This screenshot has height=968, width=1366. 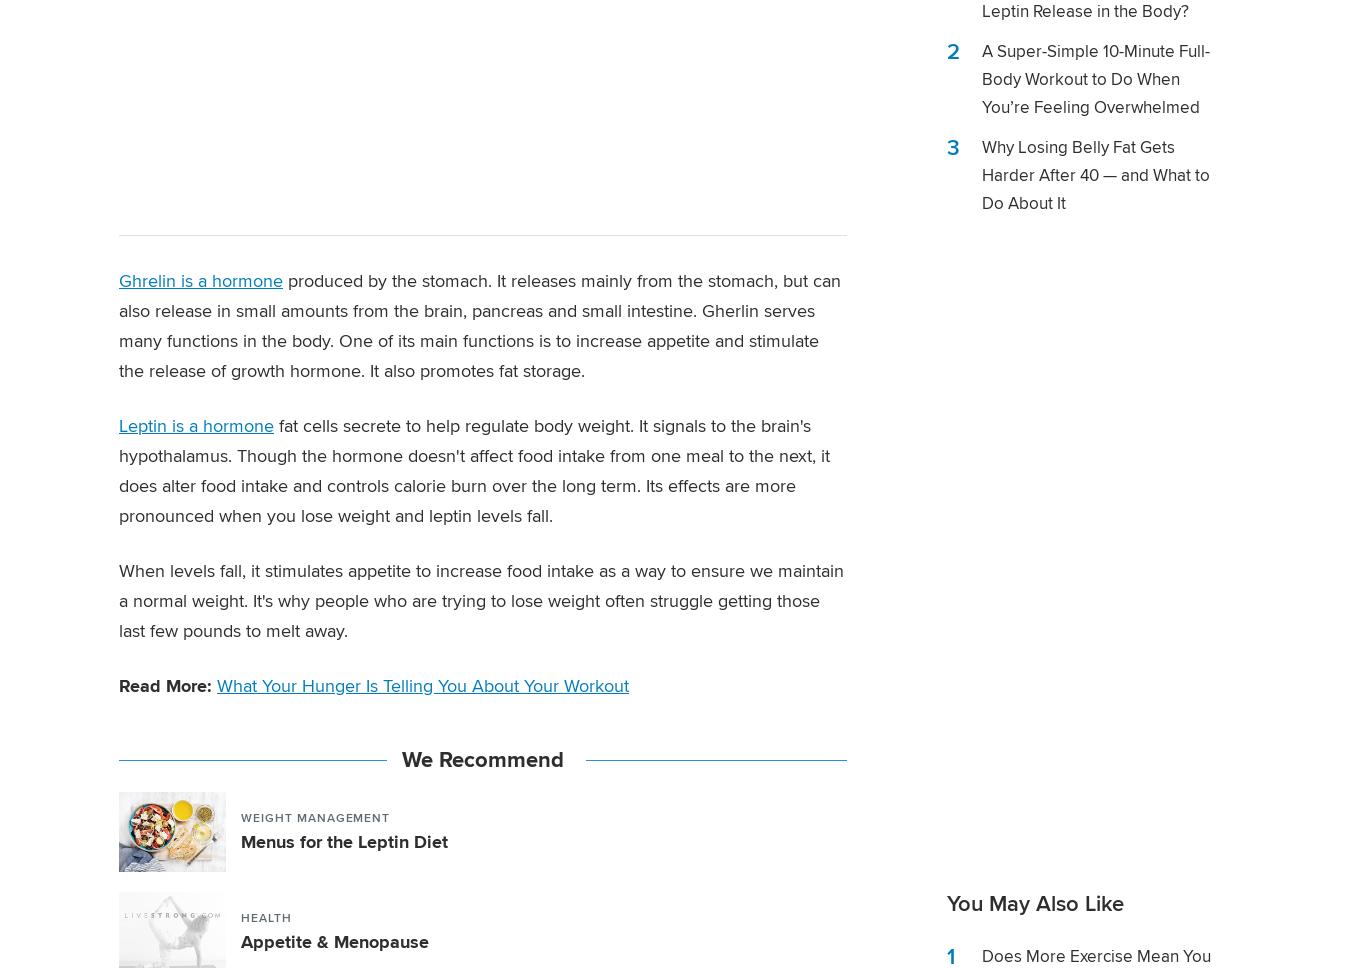 I want to click on '3', so click(x=953, y=146).